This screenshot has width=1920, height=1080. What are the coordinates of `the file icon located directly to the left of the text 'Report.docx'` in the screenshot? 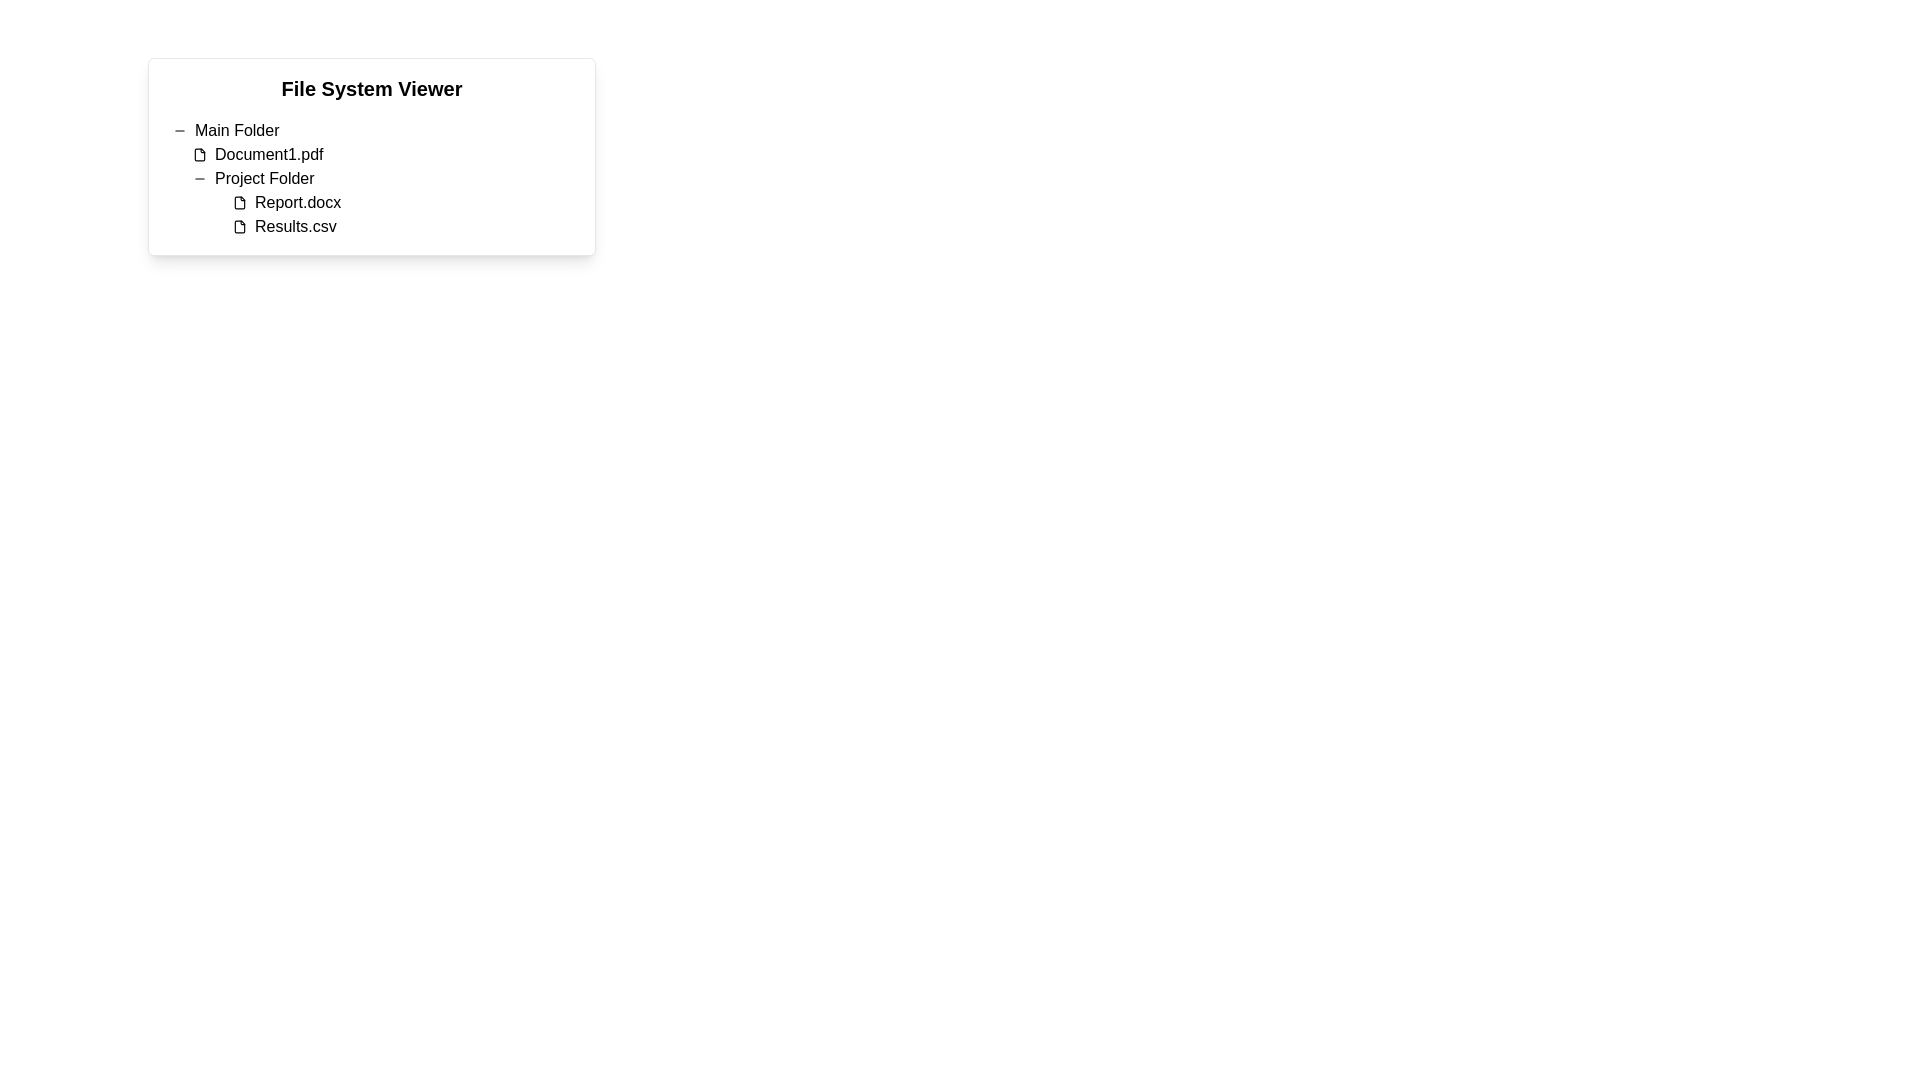 It's located at (240, 203).